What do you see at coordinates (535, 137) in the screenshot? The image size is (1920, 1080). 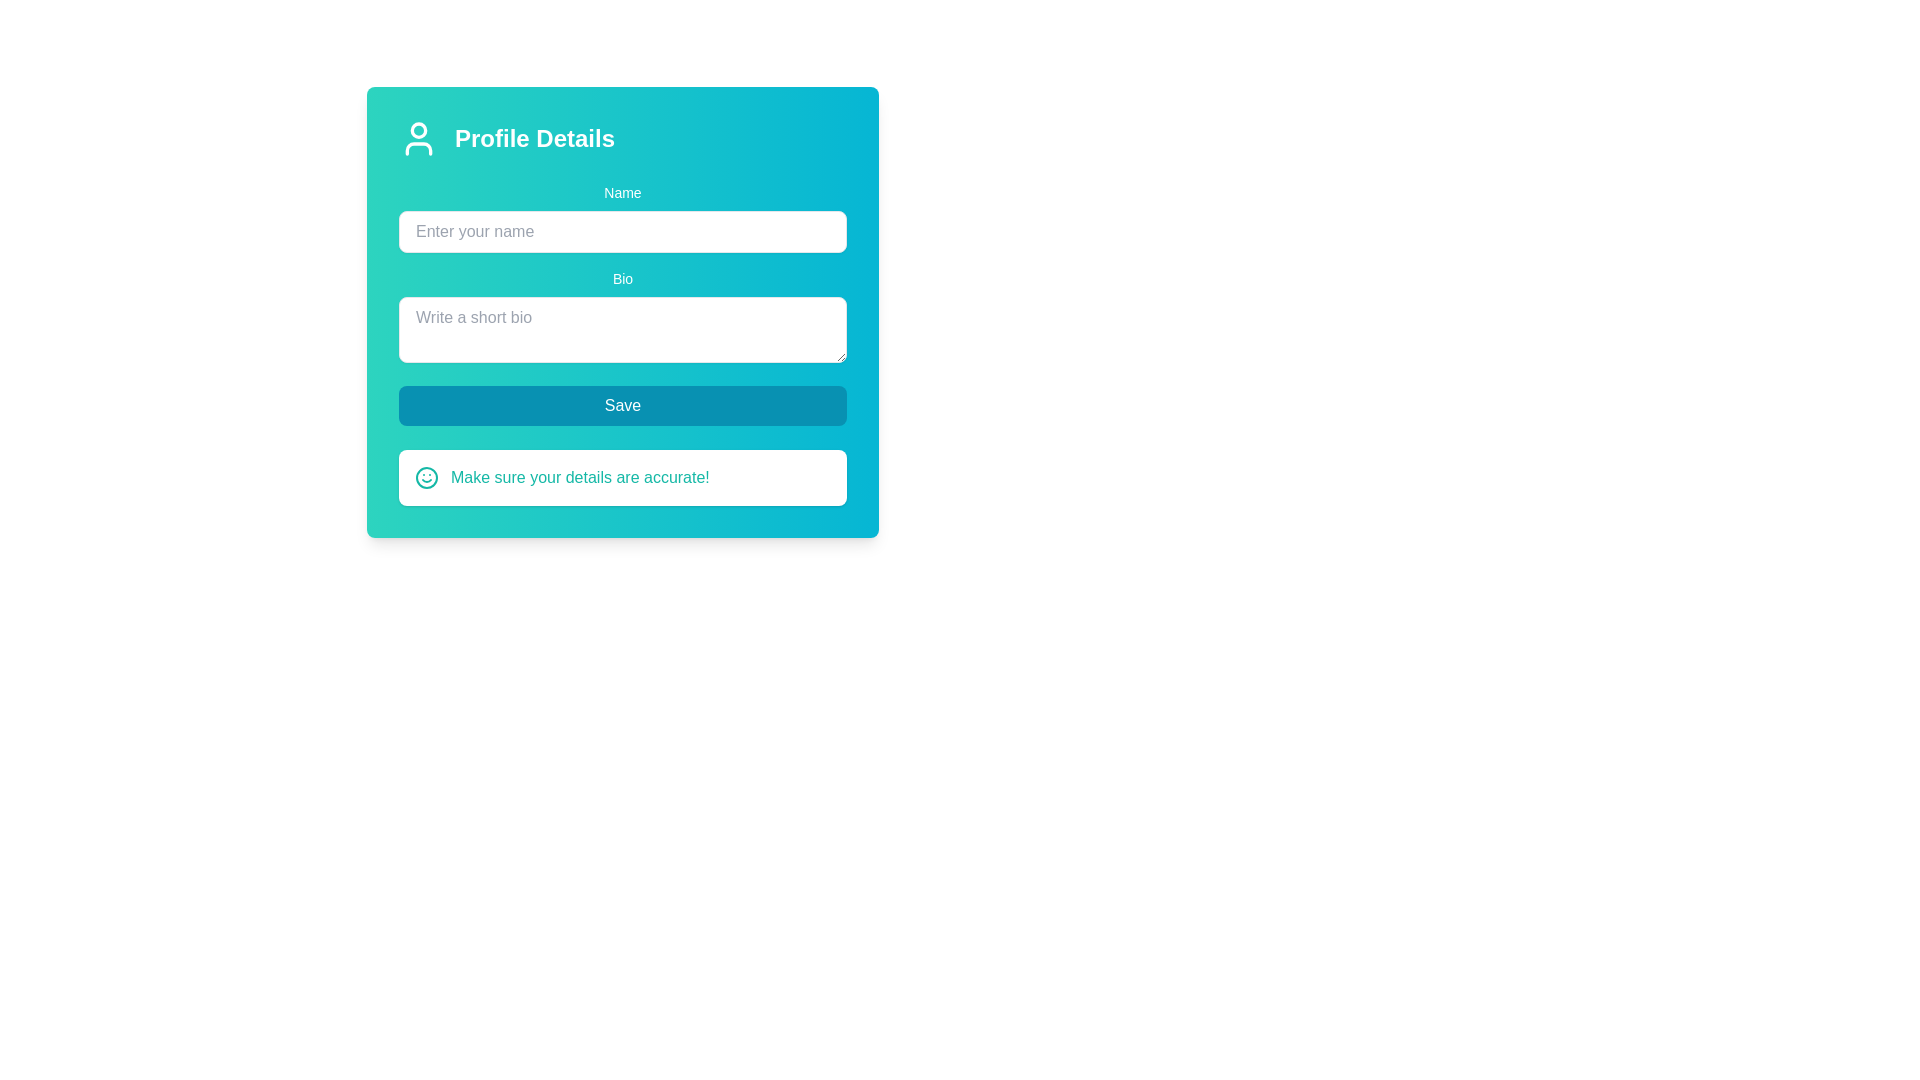 I see `the text label displaying 'Profile Details' which is styled in white and located in the upper section of the interface, to the right of a user silhouette icon` at bounding box center [535, 137].